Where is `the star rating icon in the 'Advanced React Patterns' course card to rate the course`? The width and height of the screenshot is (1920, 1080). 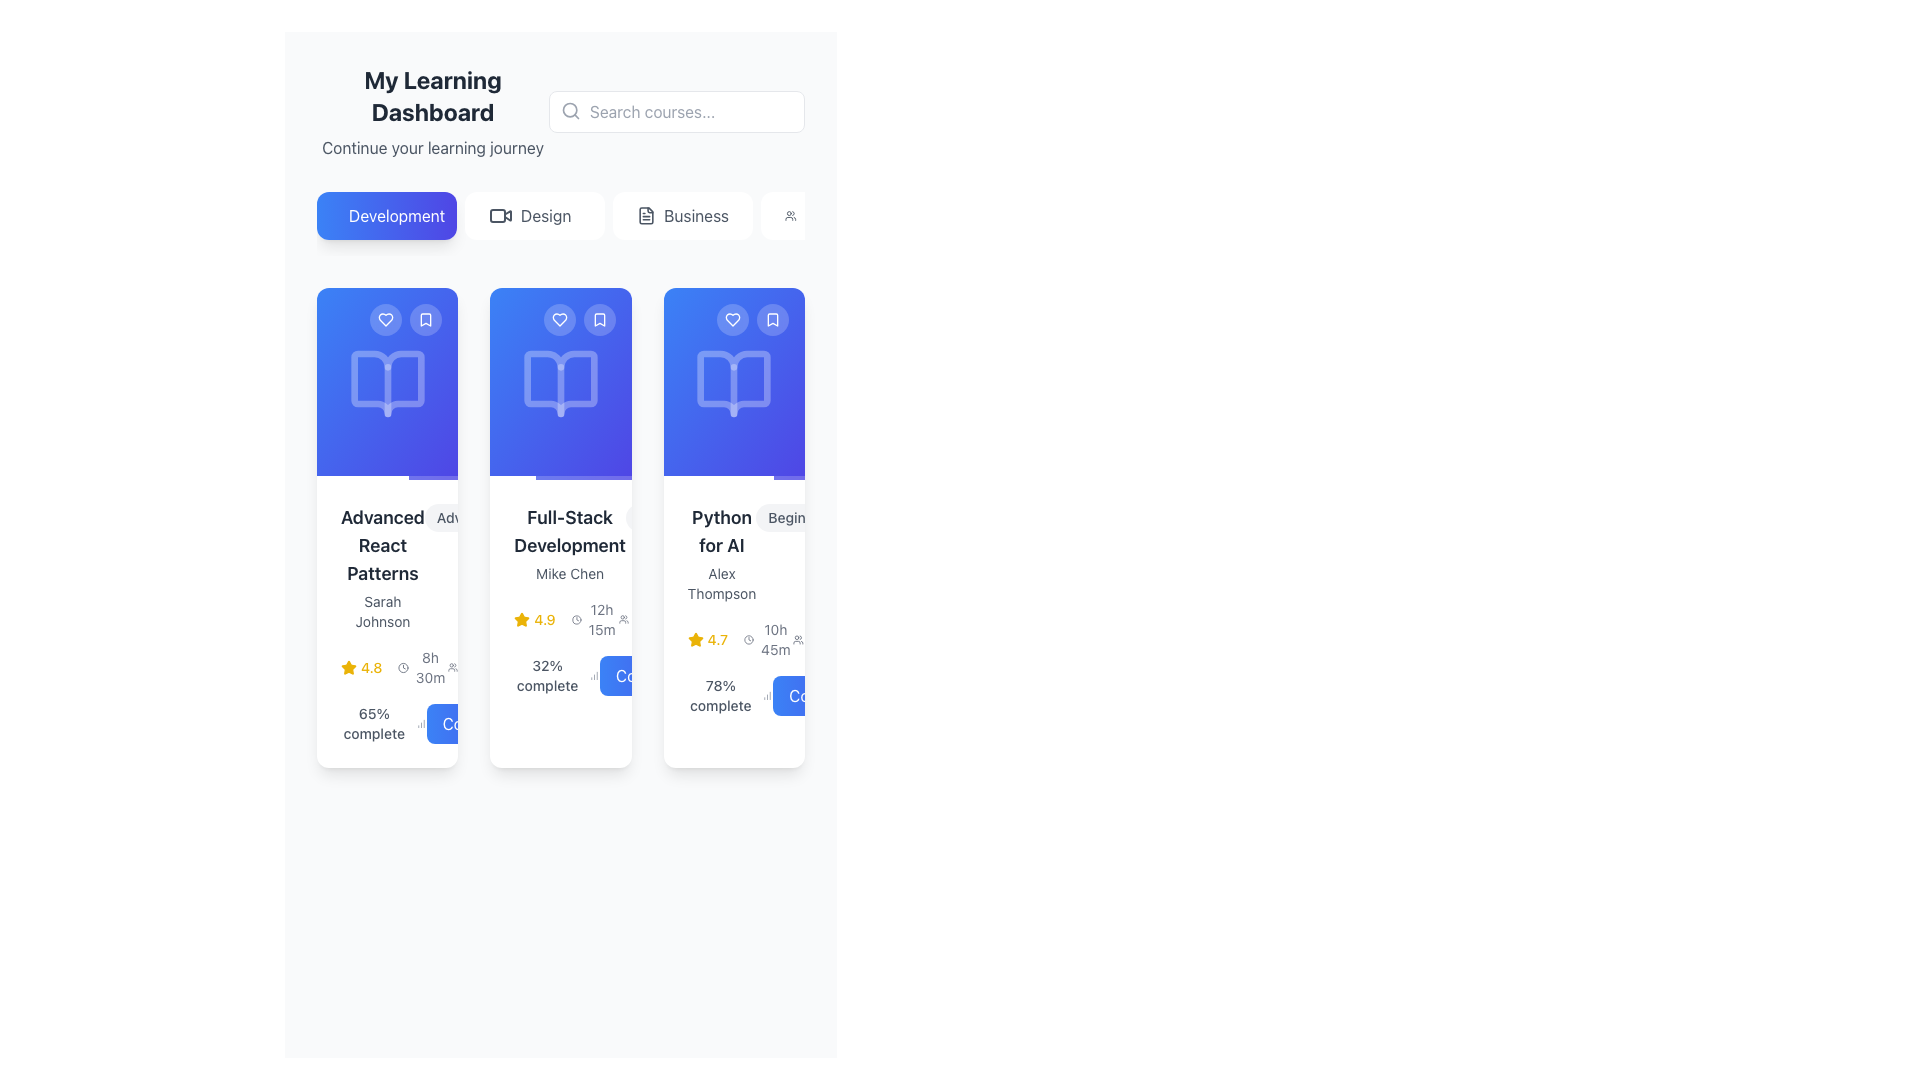 the star rating icon in the 'Advanced React Patterns' course card to rate the course is located at coordinates (387, 623).